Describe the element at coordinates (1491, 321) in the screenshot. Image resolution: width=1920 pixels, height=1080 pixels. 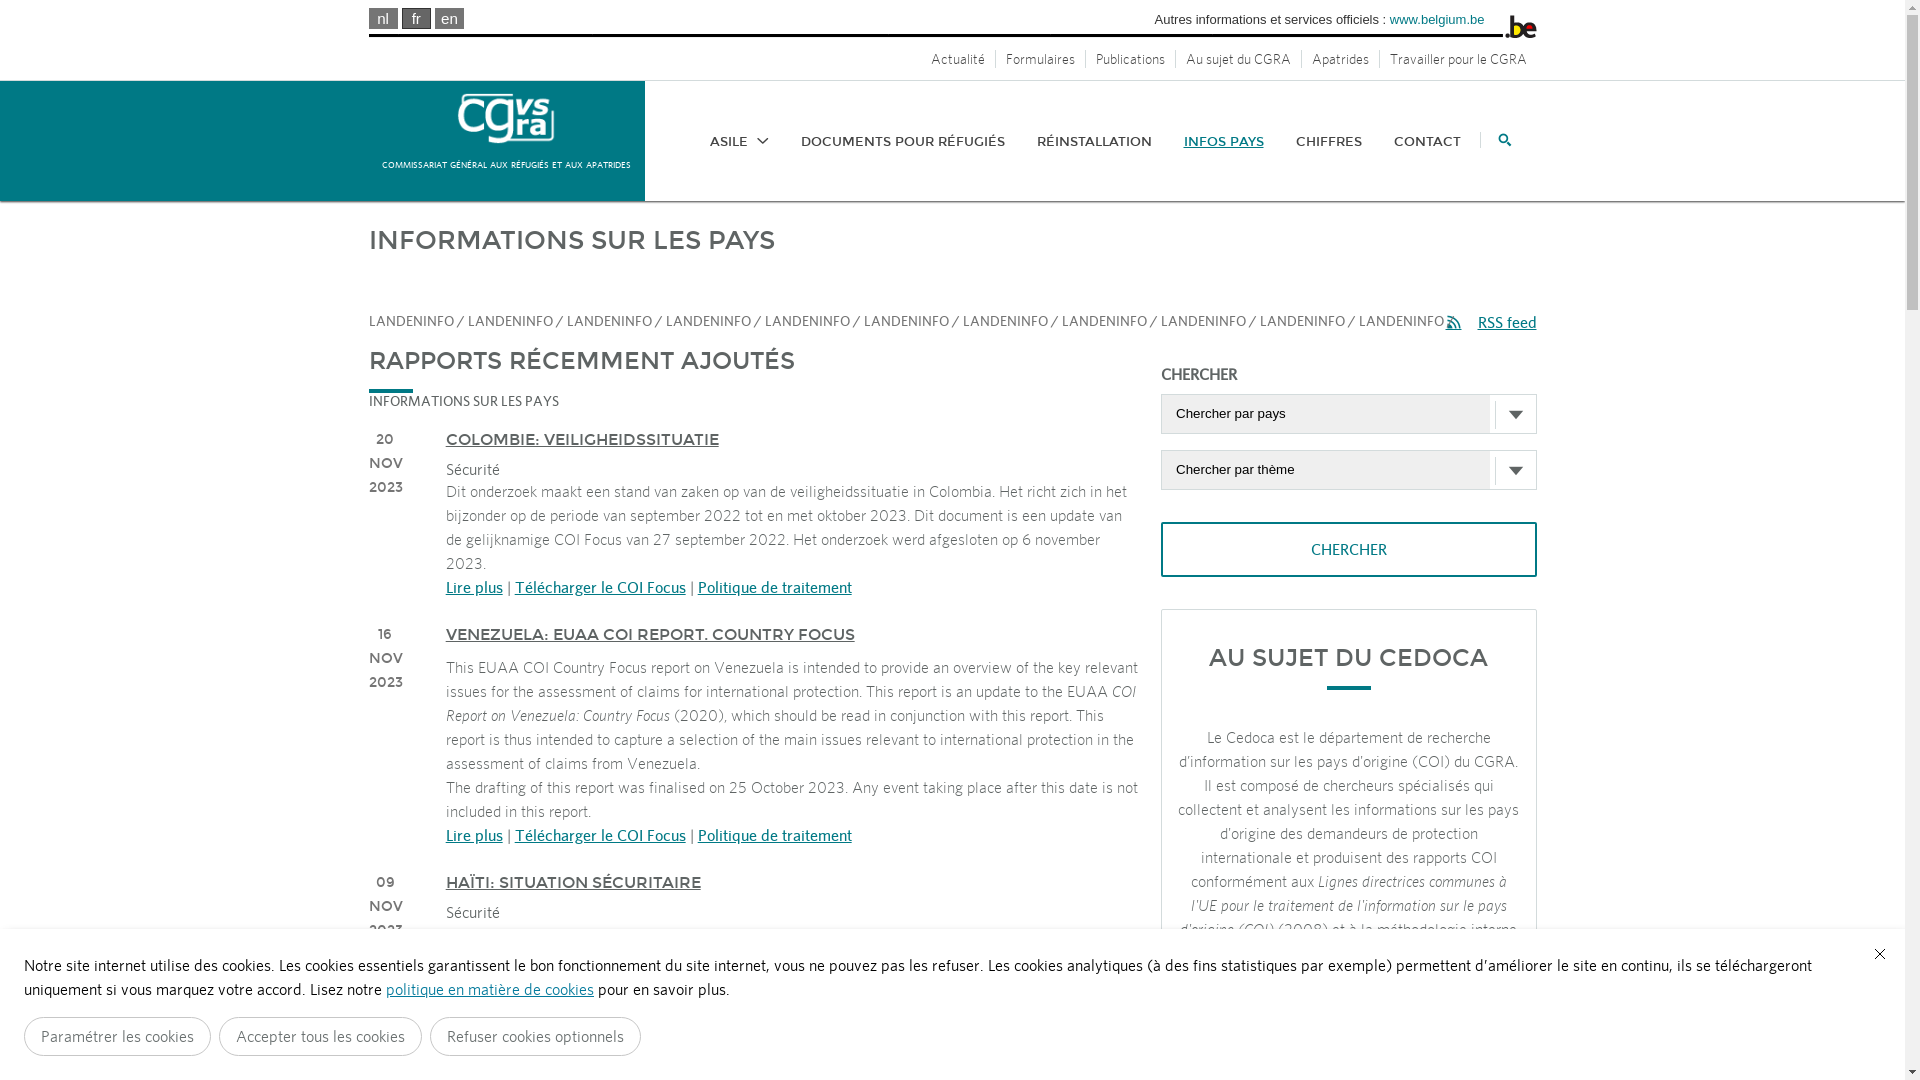
I see `'RSS feed'` at that location.